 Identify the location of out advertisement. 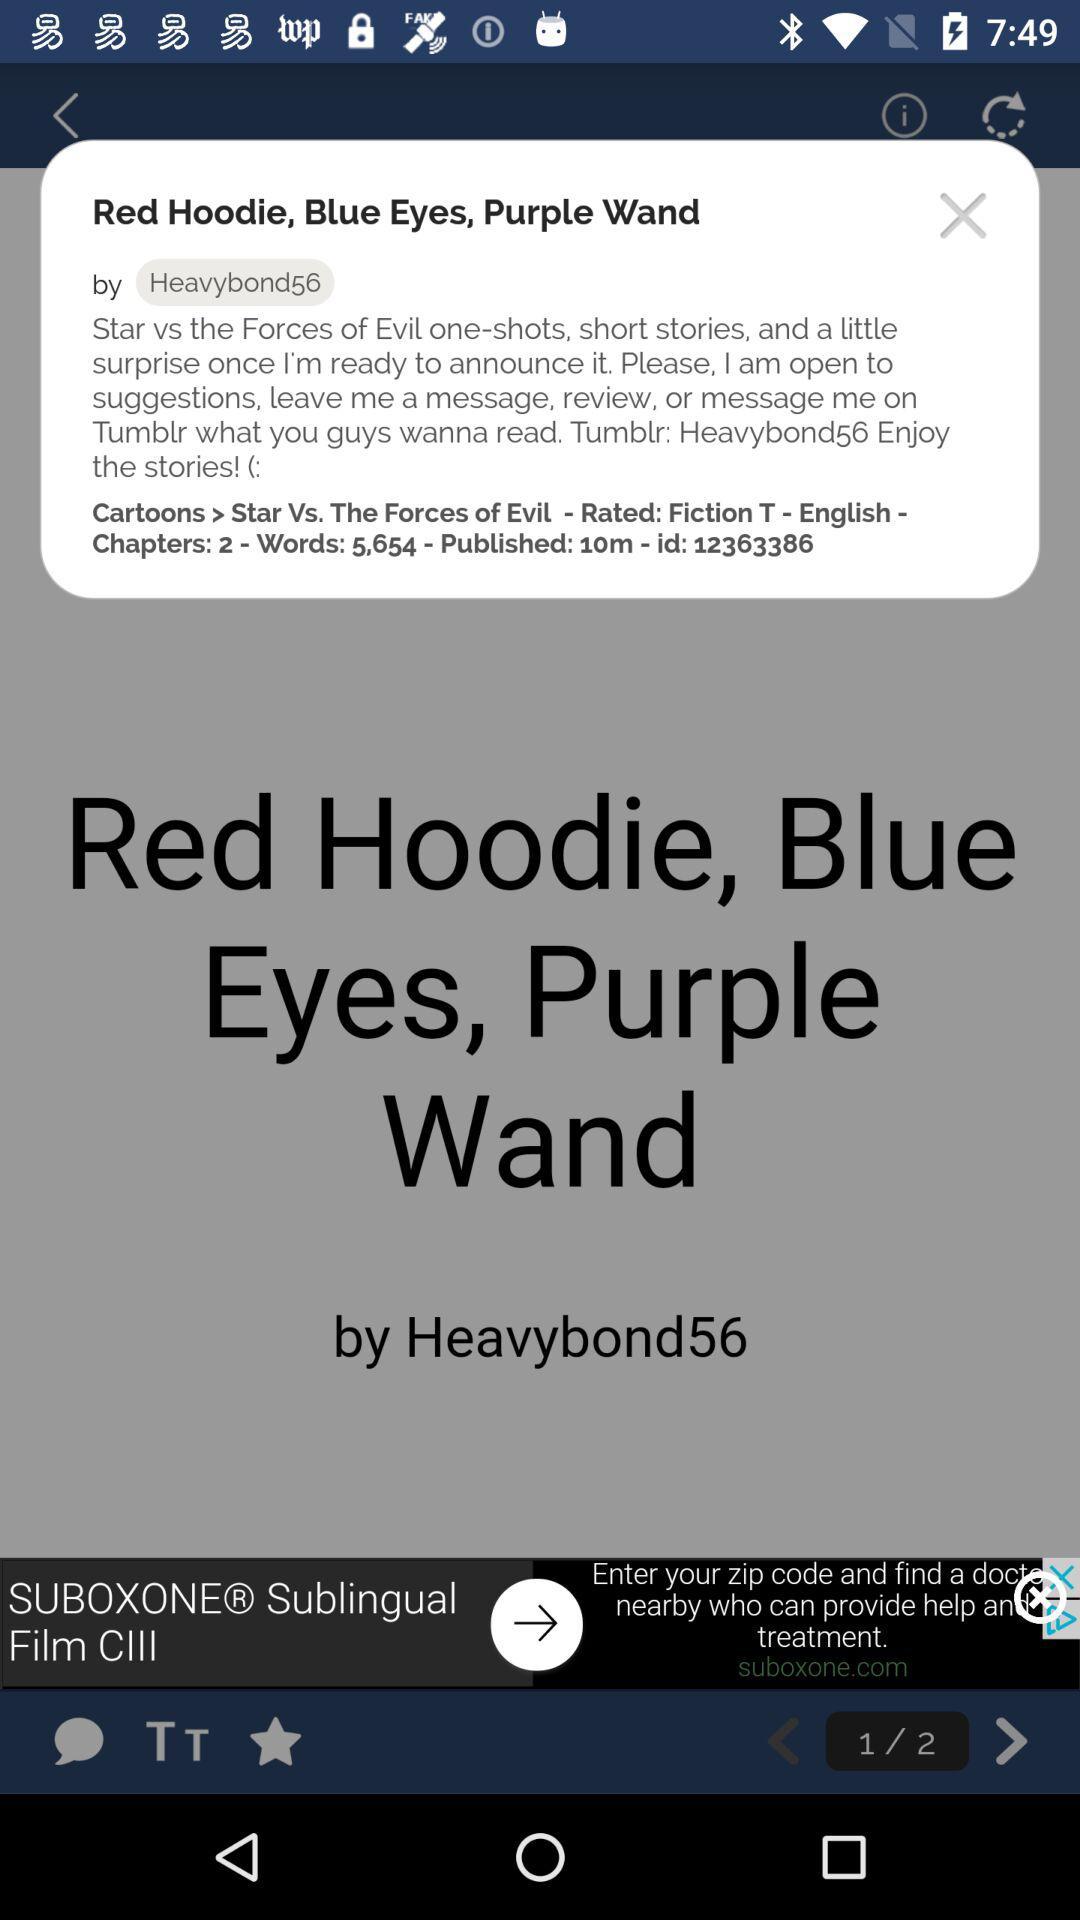
(1039, 1596).